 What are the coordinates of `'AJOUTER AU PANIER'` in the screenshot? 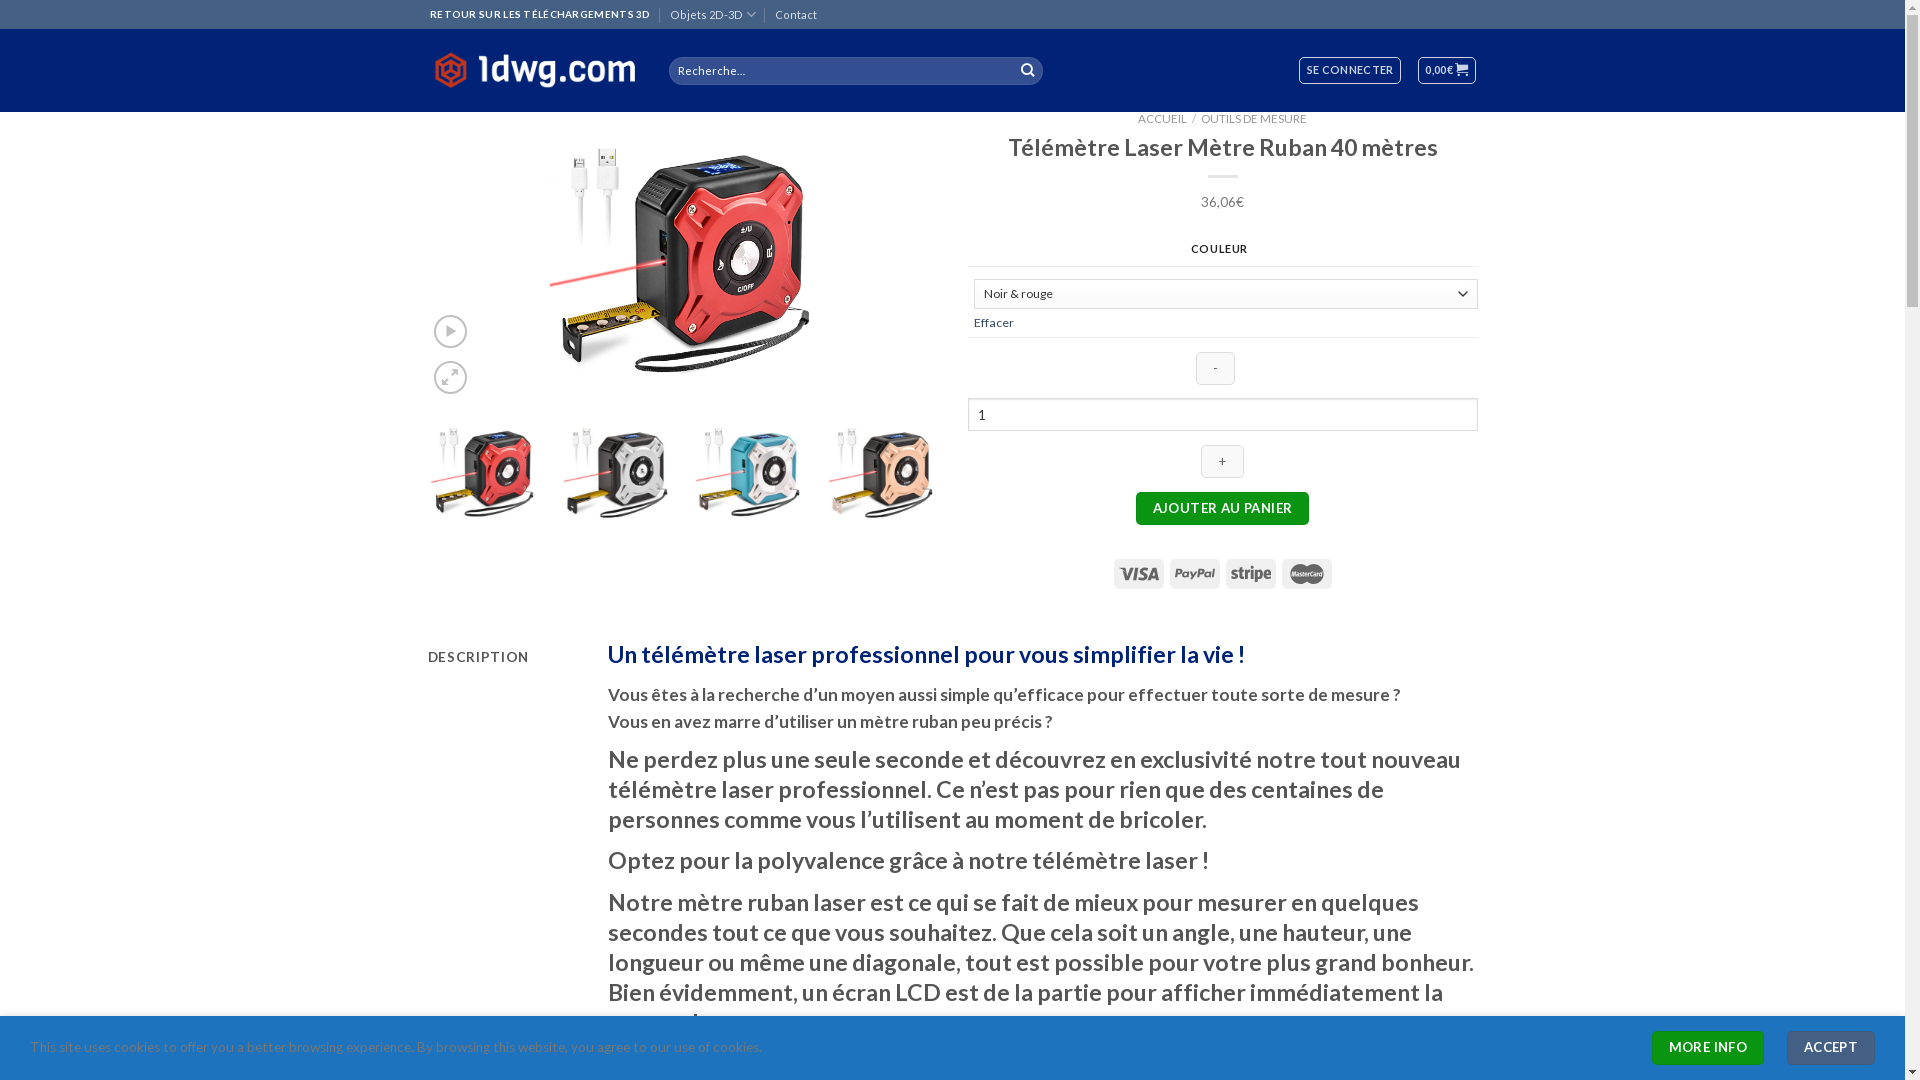 It's located at (1221, 508).